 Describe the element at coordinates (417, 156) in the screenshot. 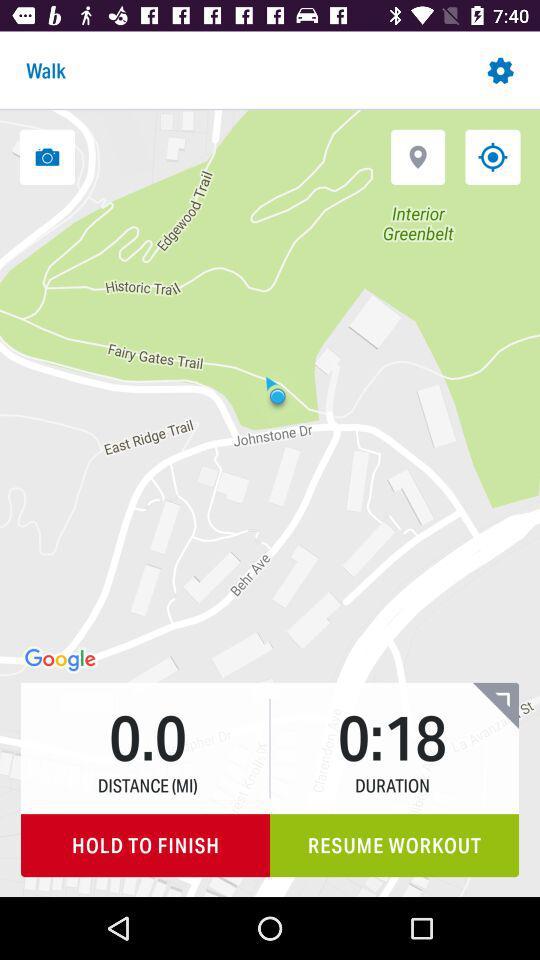

I see `icon above interior greenbelt` at that location.